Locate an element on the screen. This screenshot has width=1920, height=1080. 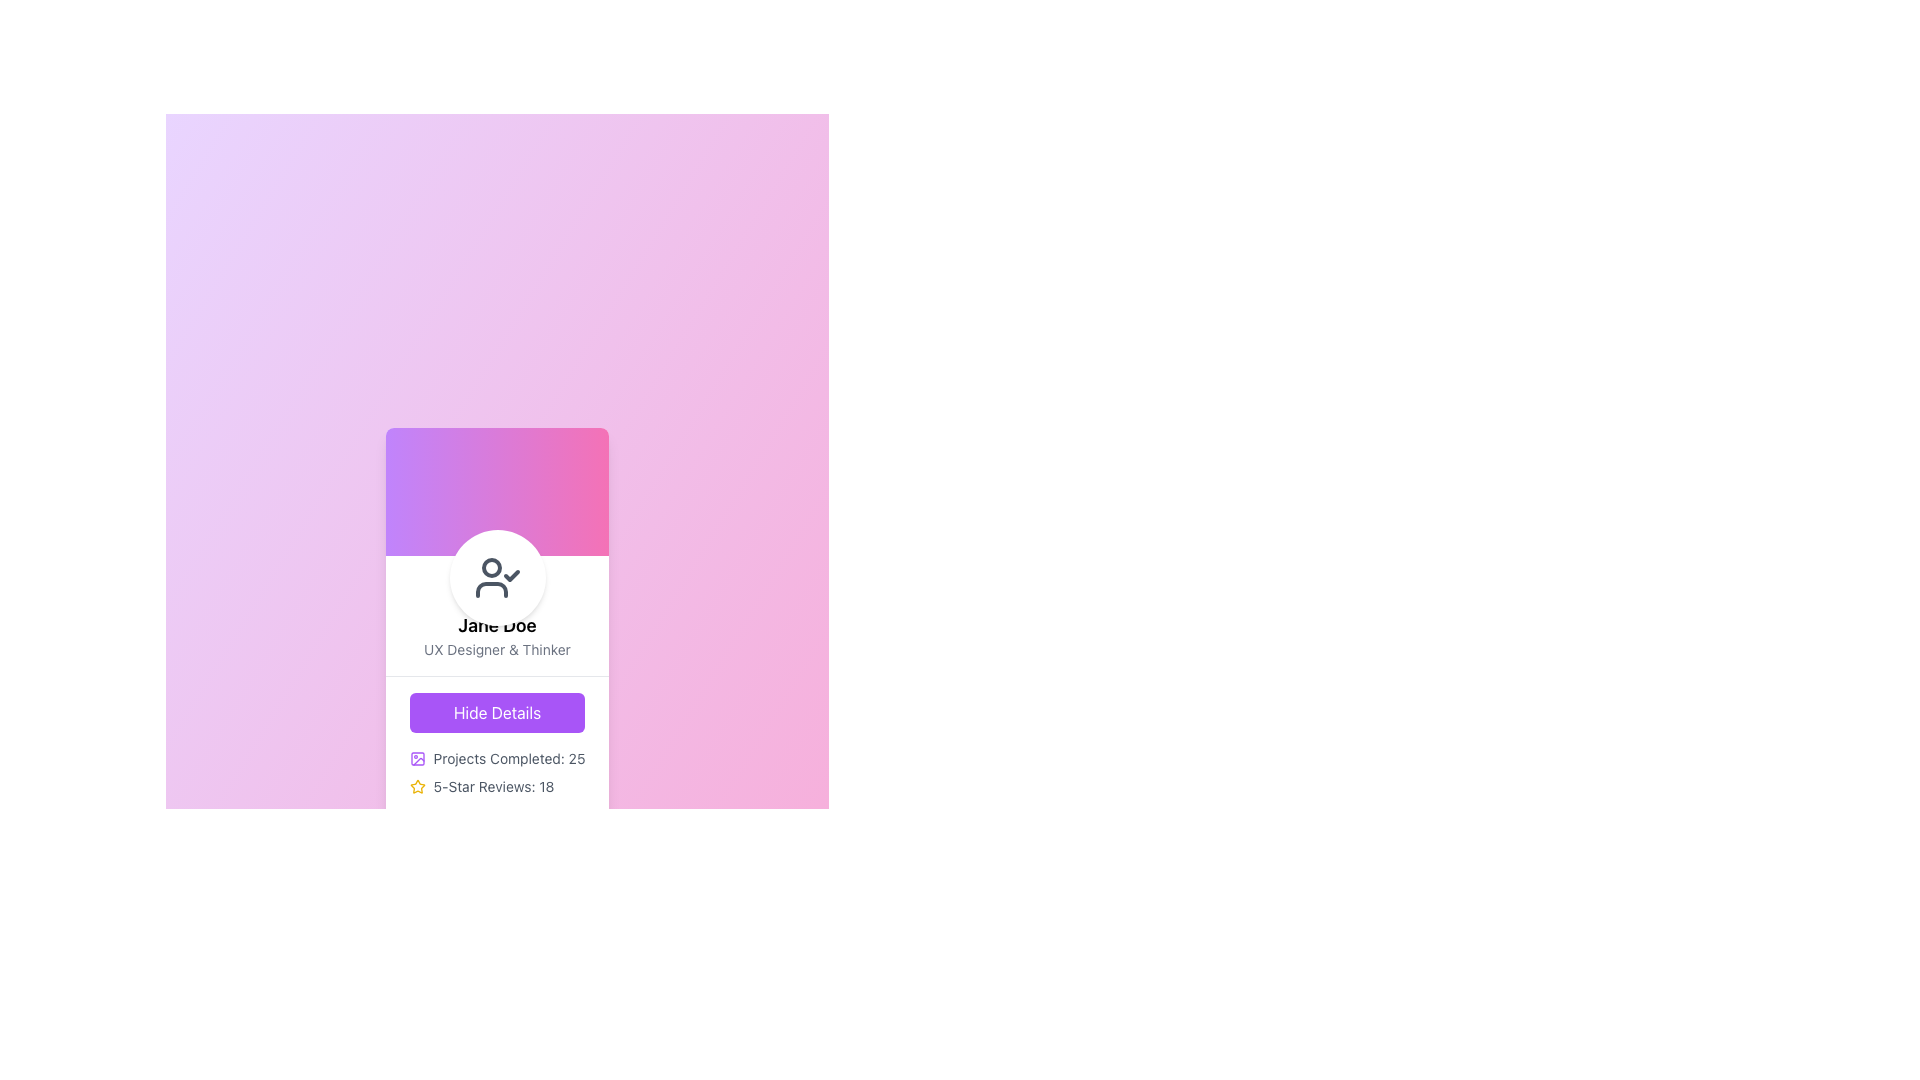
the Text Label displaying 'Projects Completed: 25', which is styled in dark gray and positioned below the 'Hide Details' button is located at coordinates (509, 758).